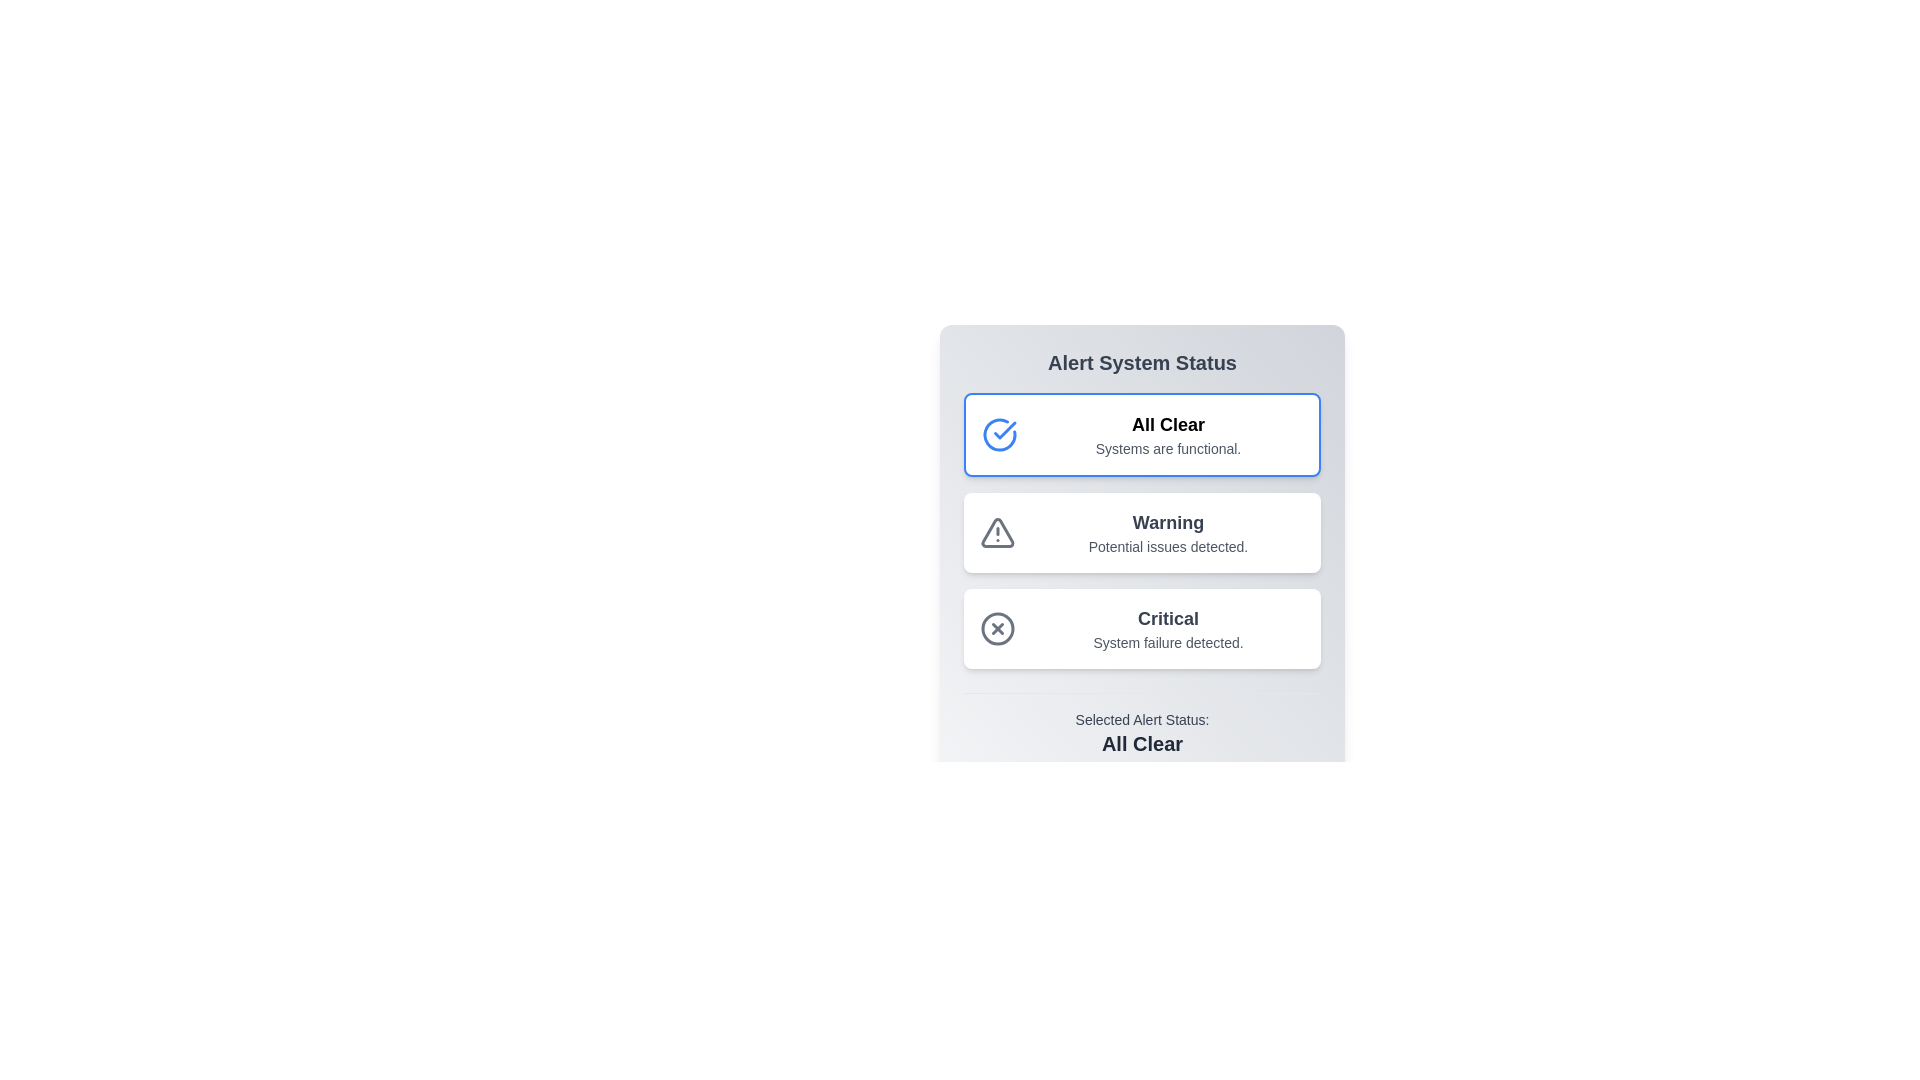 This screenshot has height=1080, width=1920. I want to click on the text label displaying 'Systems are functional.' which is located below the title 'All Clear' within the notification box indicating system status, so click(1168, 447).